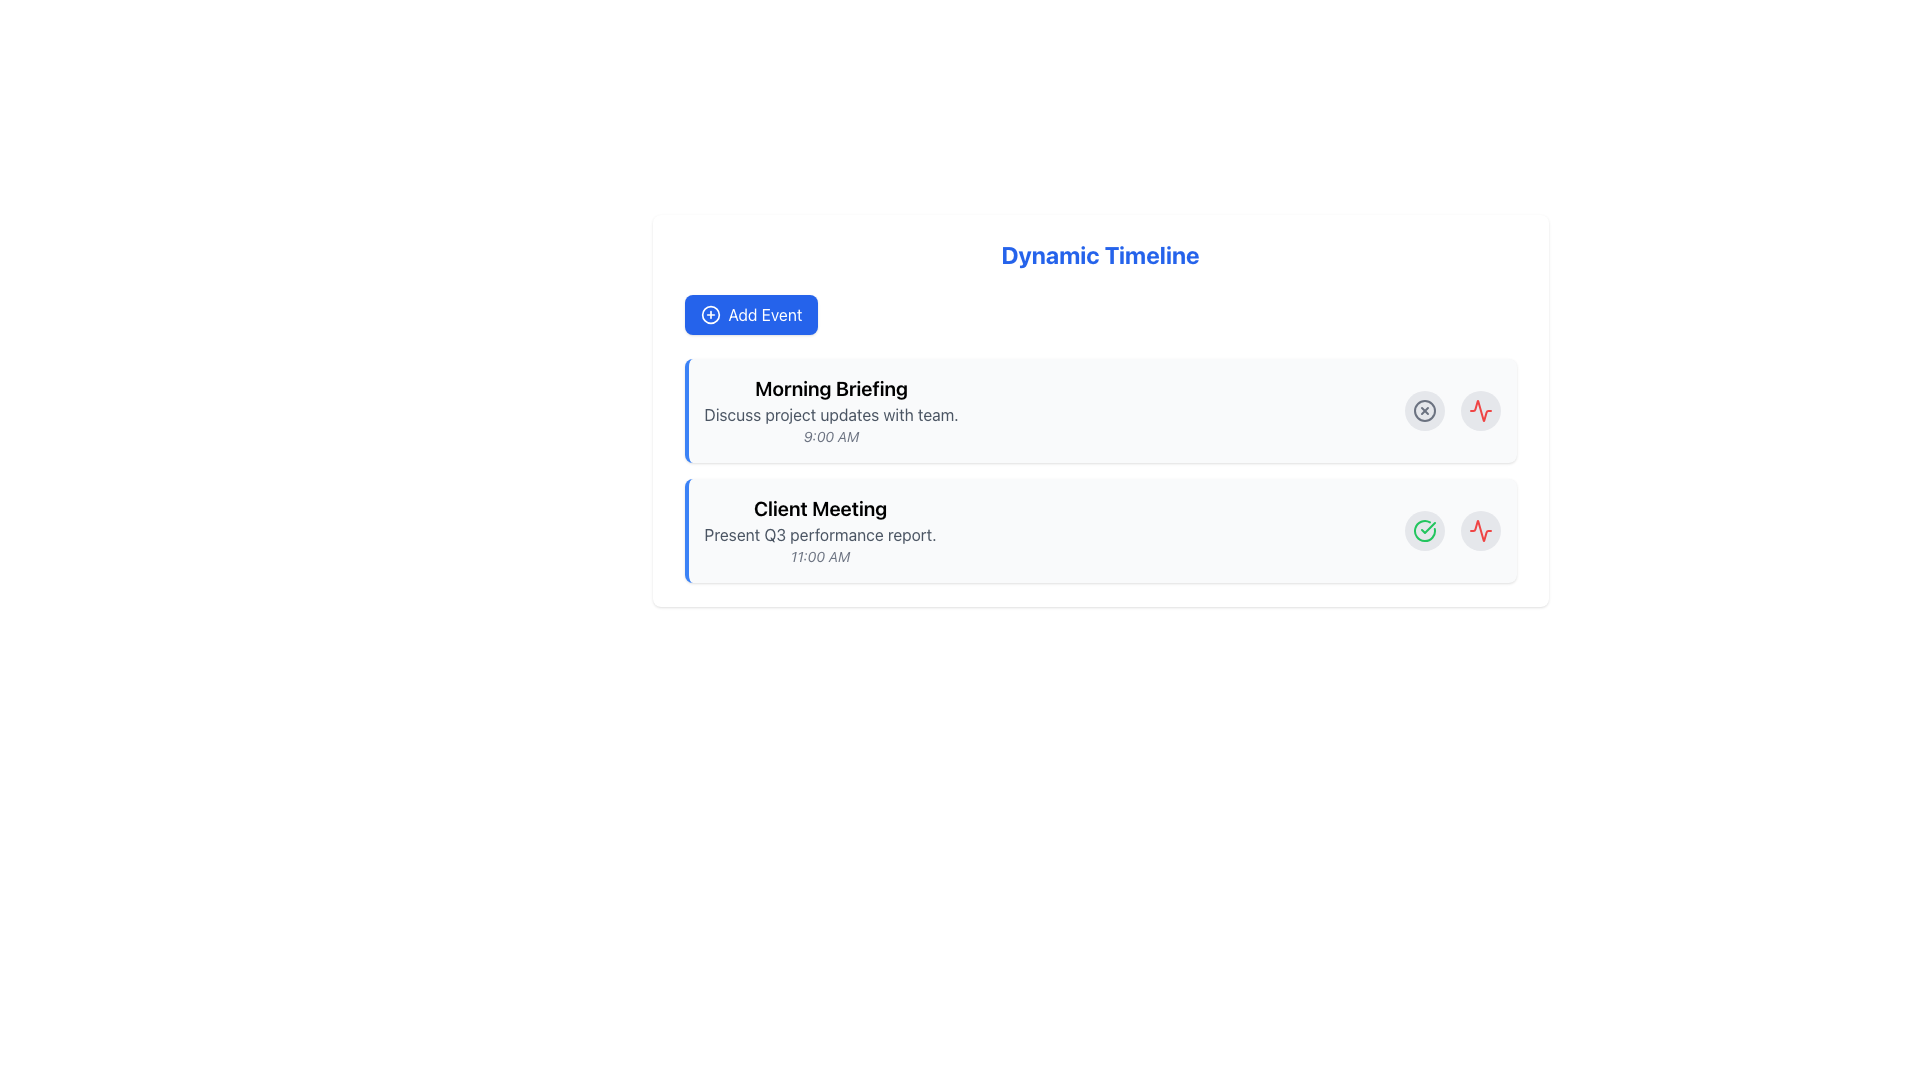  I want to click on the circular button with a gray background and a red activity icon resembling a waveform, located next to the green checkmark button in the second meeting entry of the timeline view, so click(1480, 410).